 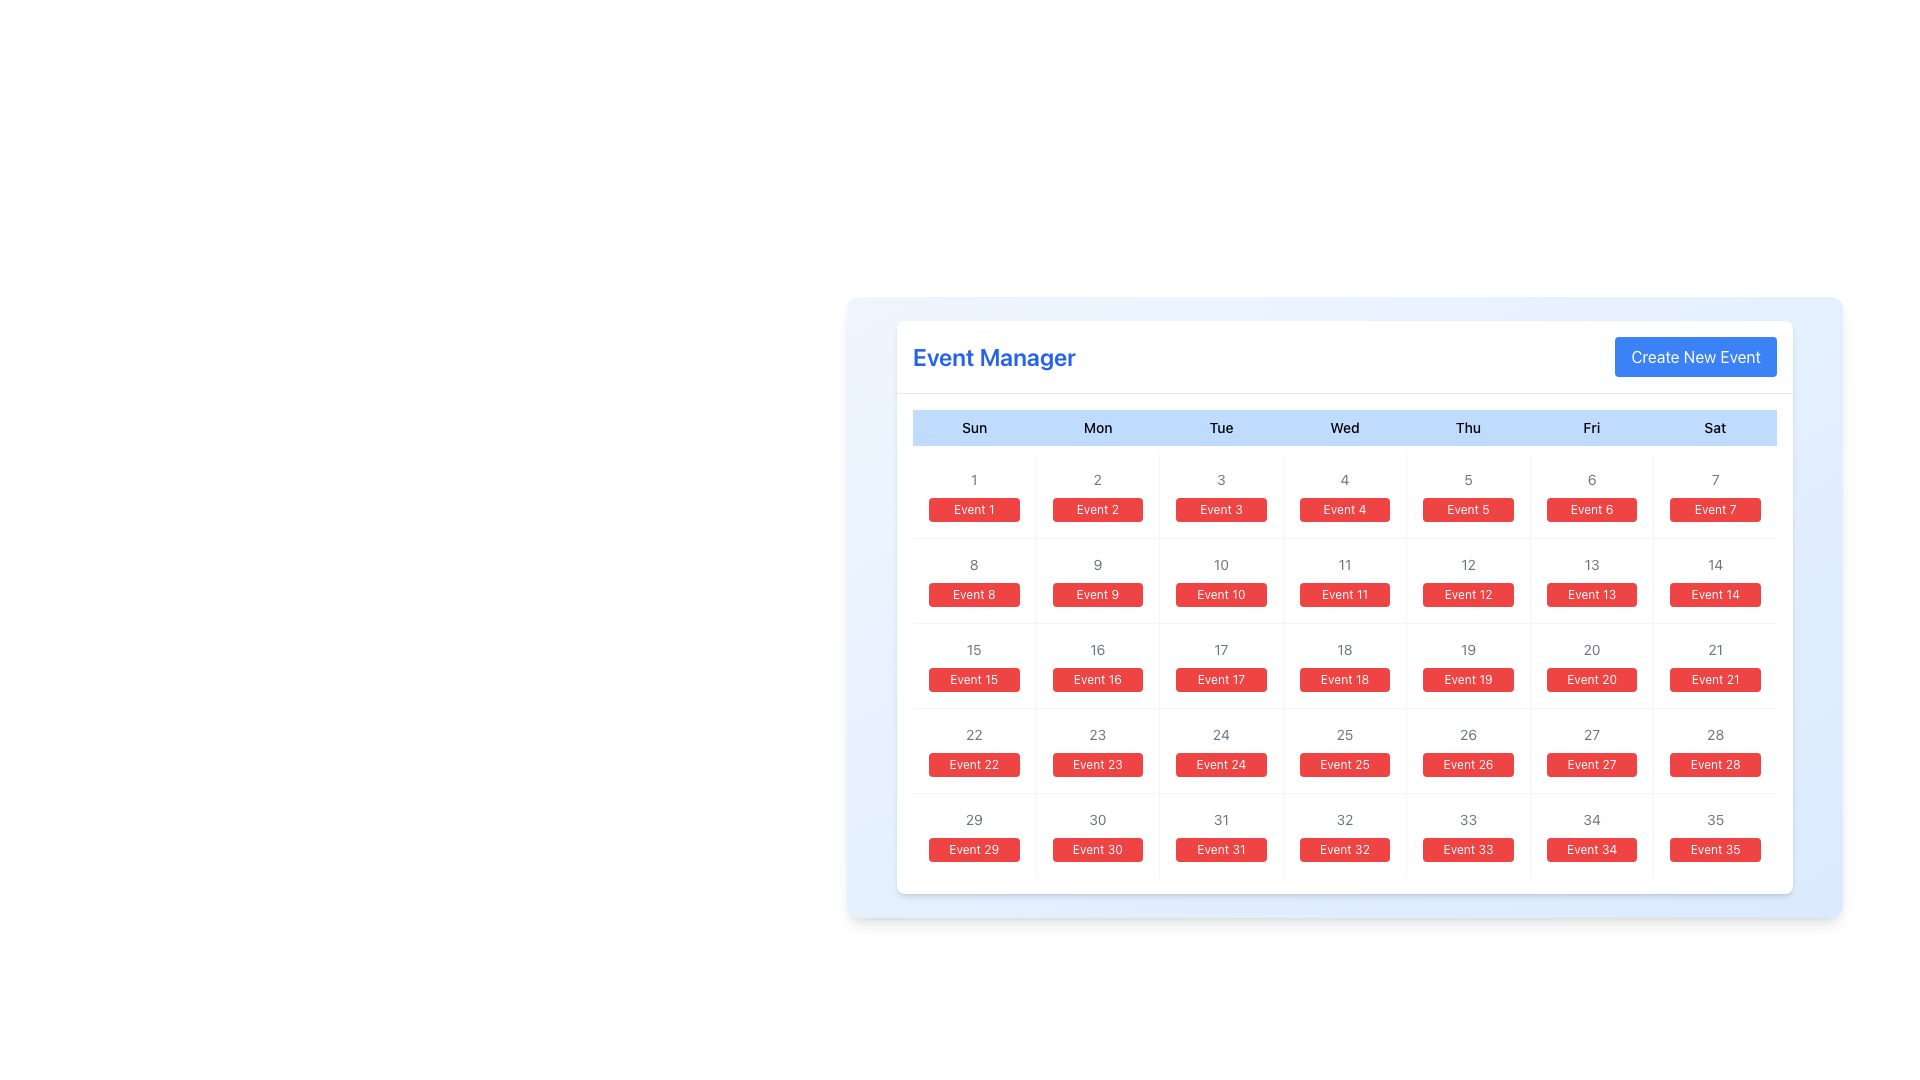 I want to click on the content of the 'Thursday' column label in the calendar header, which is the fifth item in a horizontal sequence of seven days, so click(x=1468, y=427).